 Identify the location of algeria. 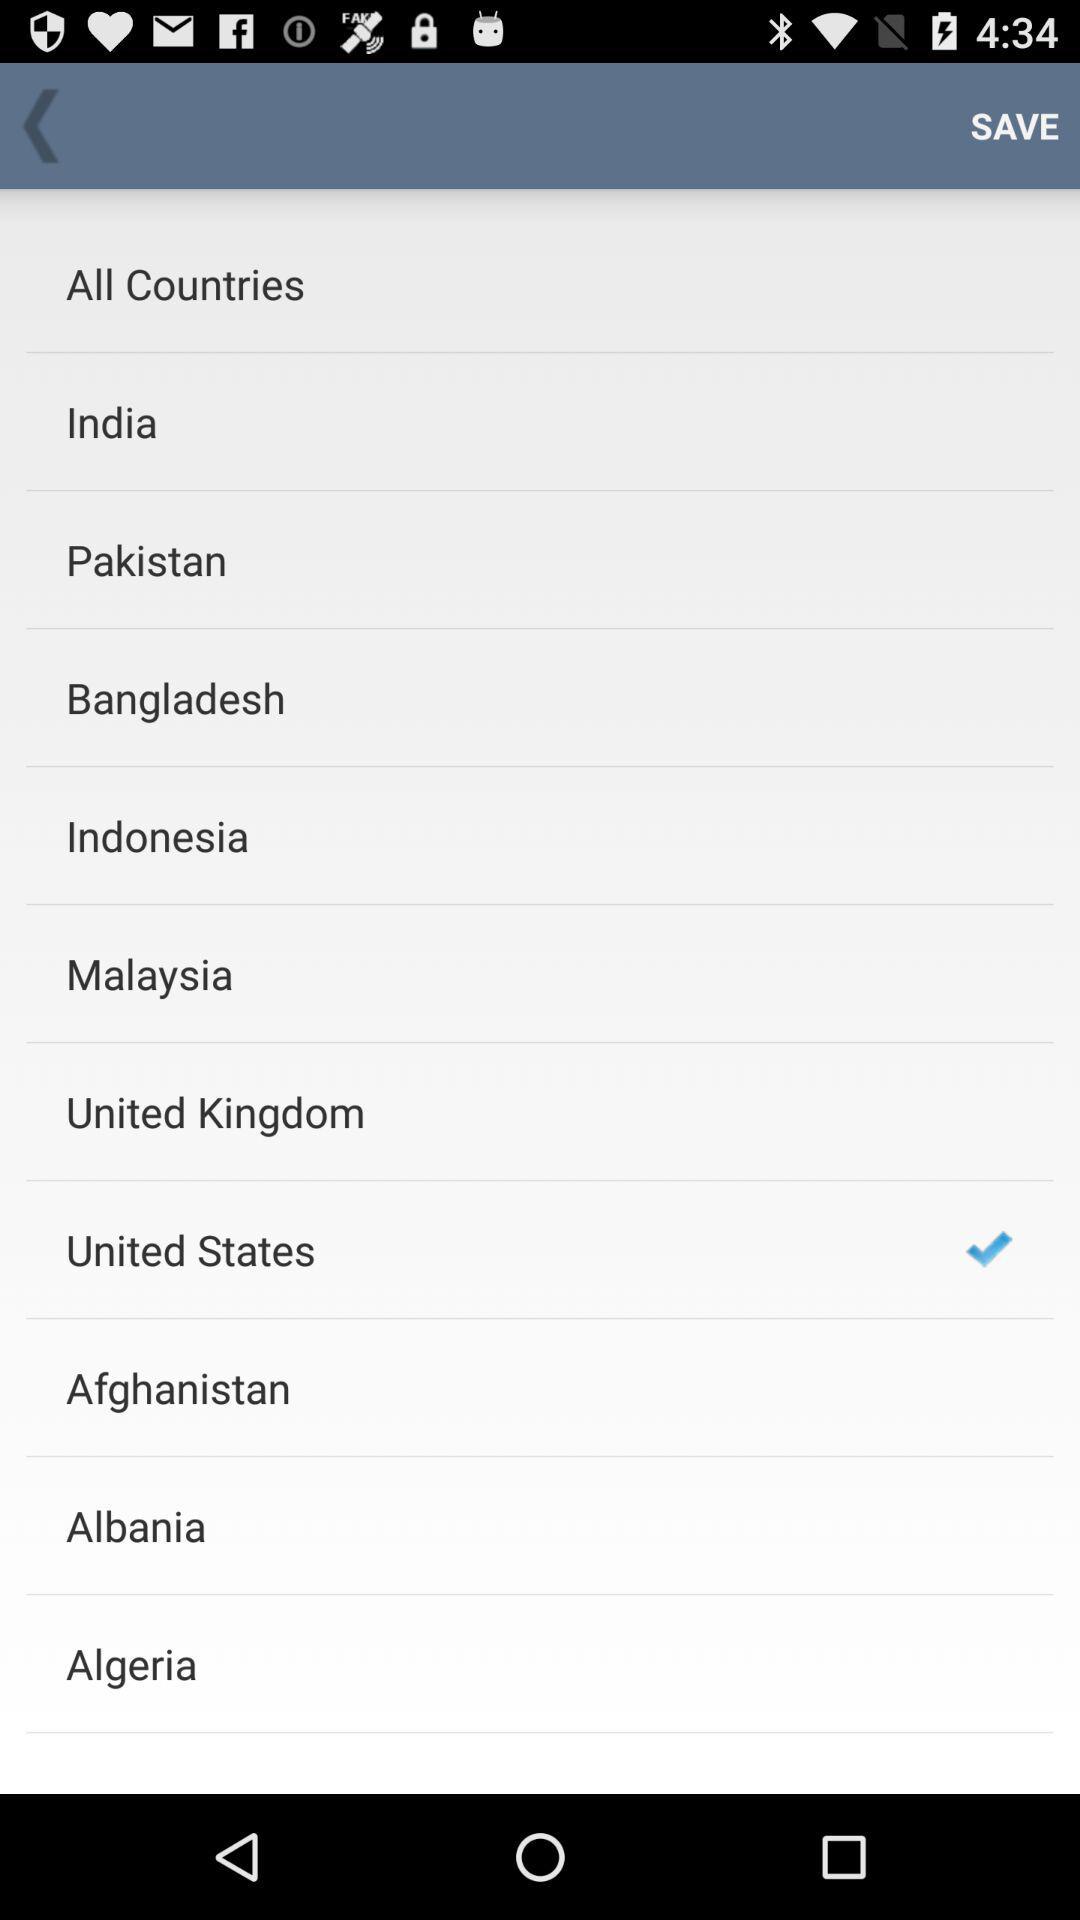
(489, 1663).